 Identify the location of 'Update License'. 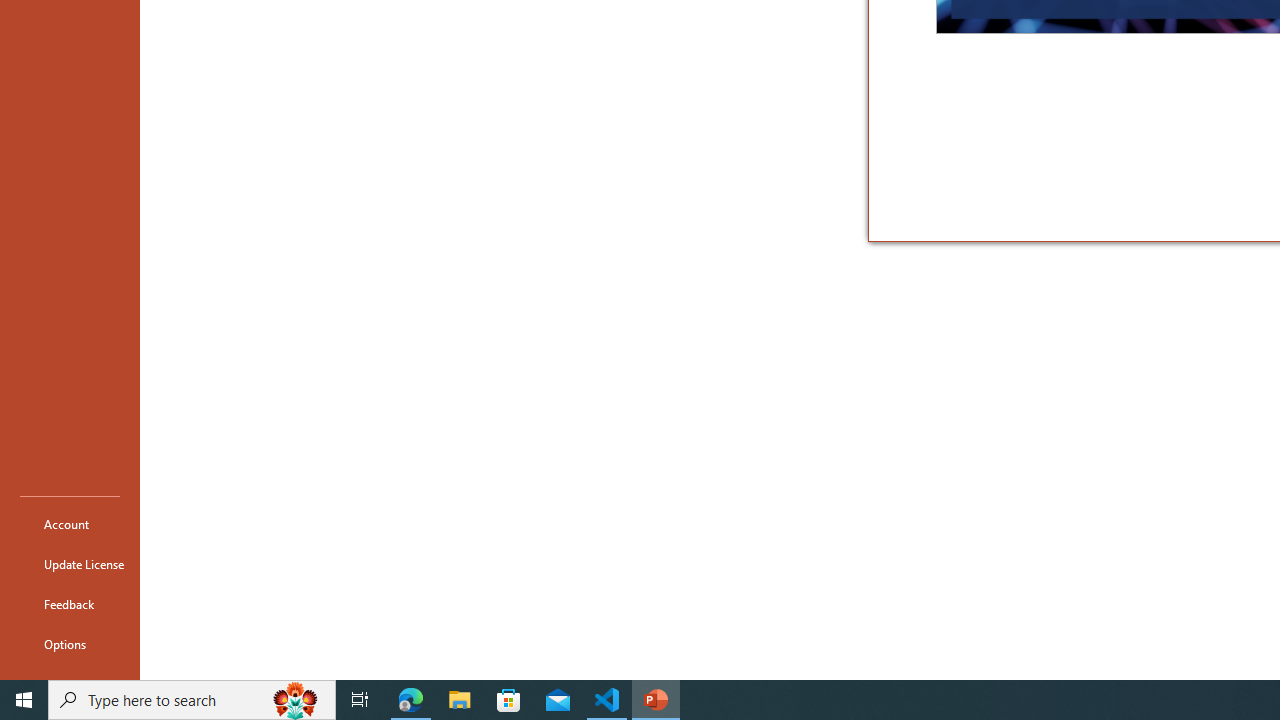
(69, 564).